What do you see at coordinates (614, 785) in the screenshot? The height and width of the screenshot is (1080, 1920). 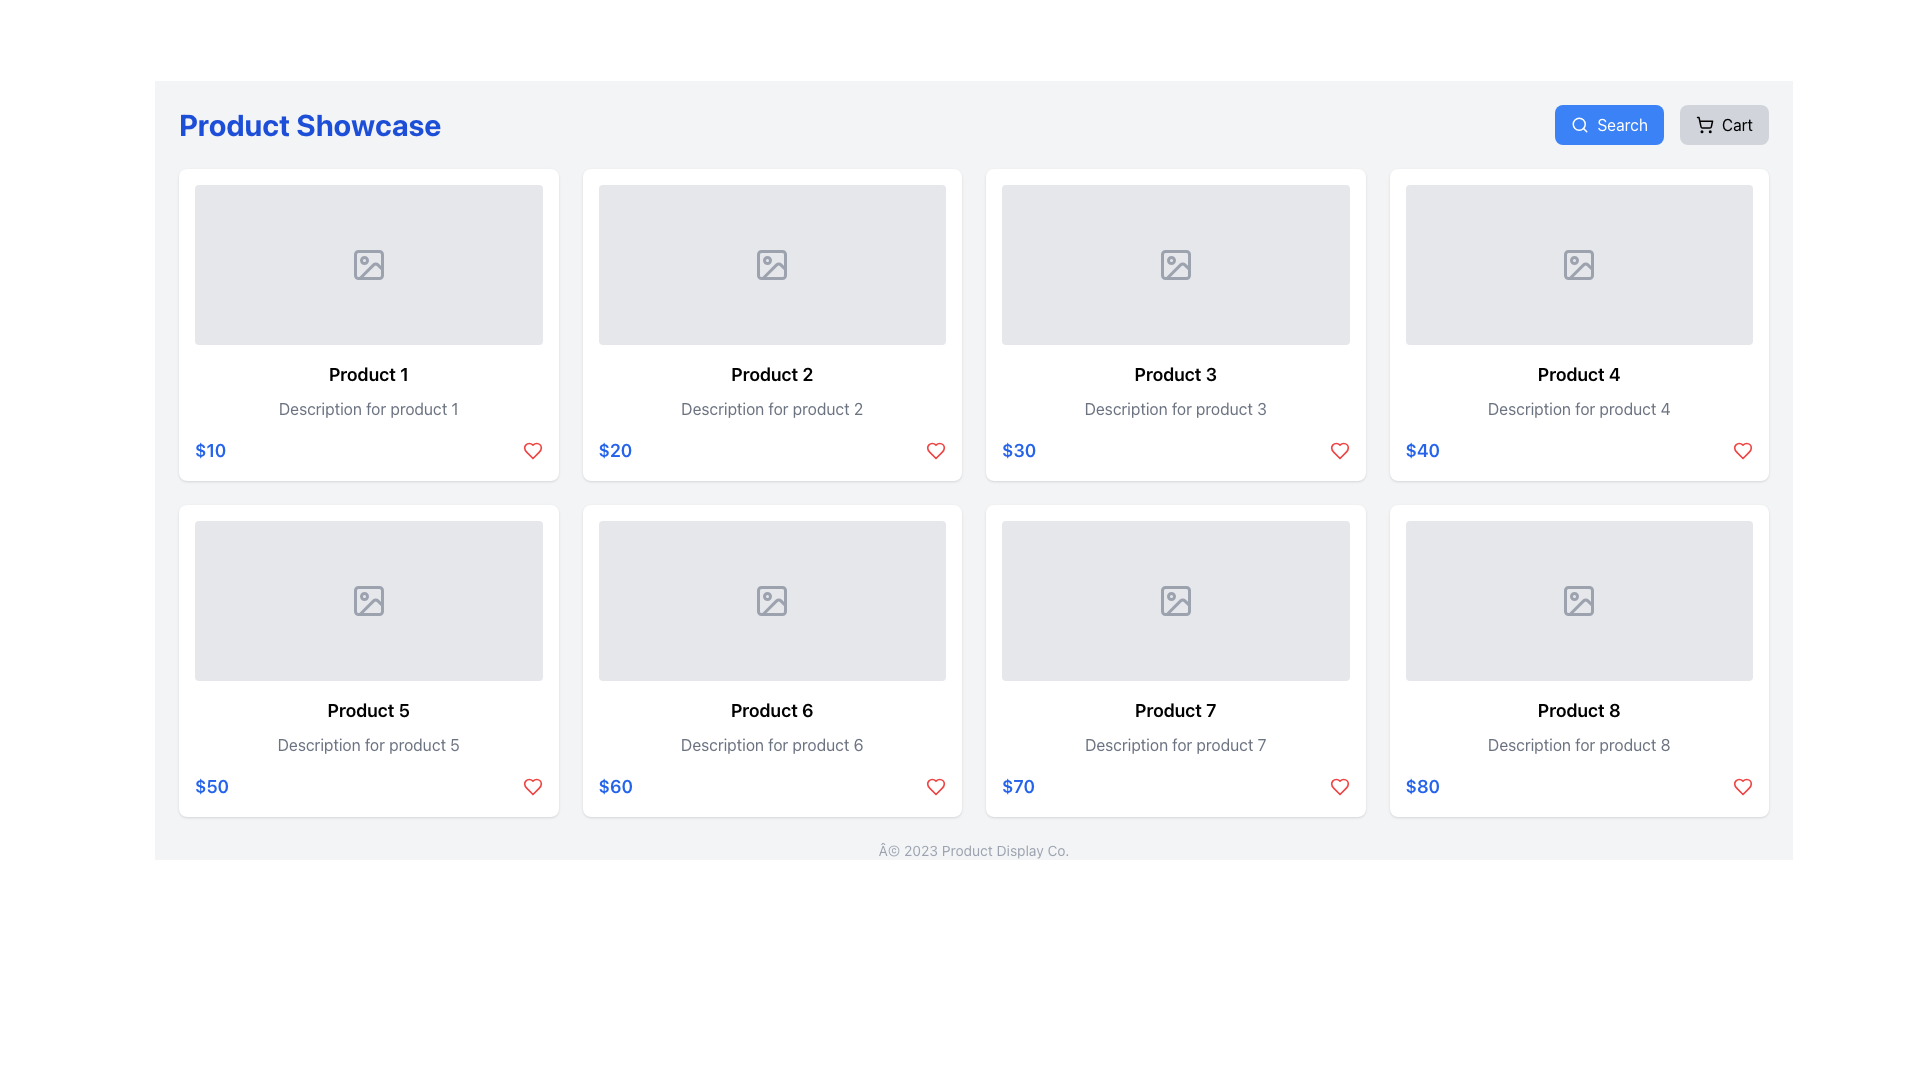 I see `the text label displaying '$60', styled in bold blue font, located in the bottom section of the sixth card below the title 'Product 6'` at bounding box center [614, 785].